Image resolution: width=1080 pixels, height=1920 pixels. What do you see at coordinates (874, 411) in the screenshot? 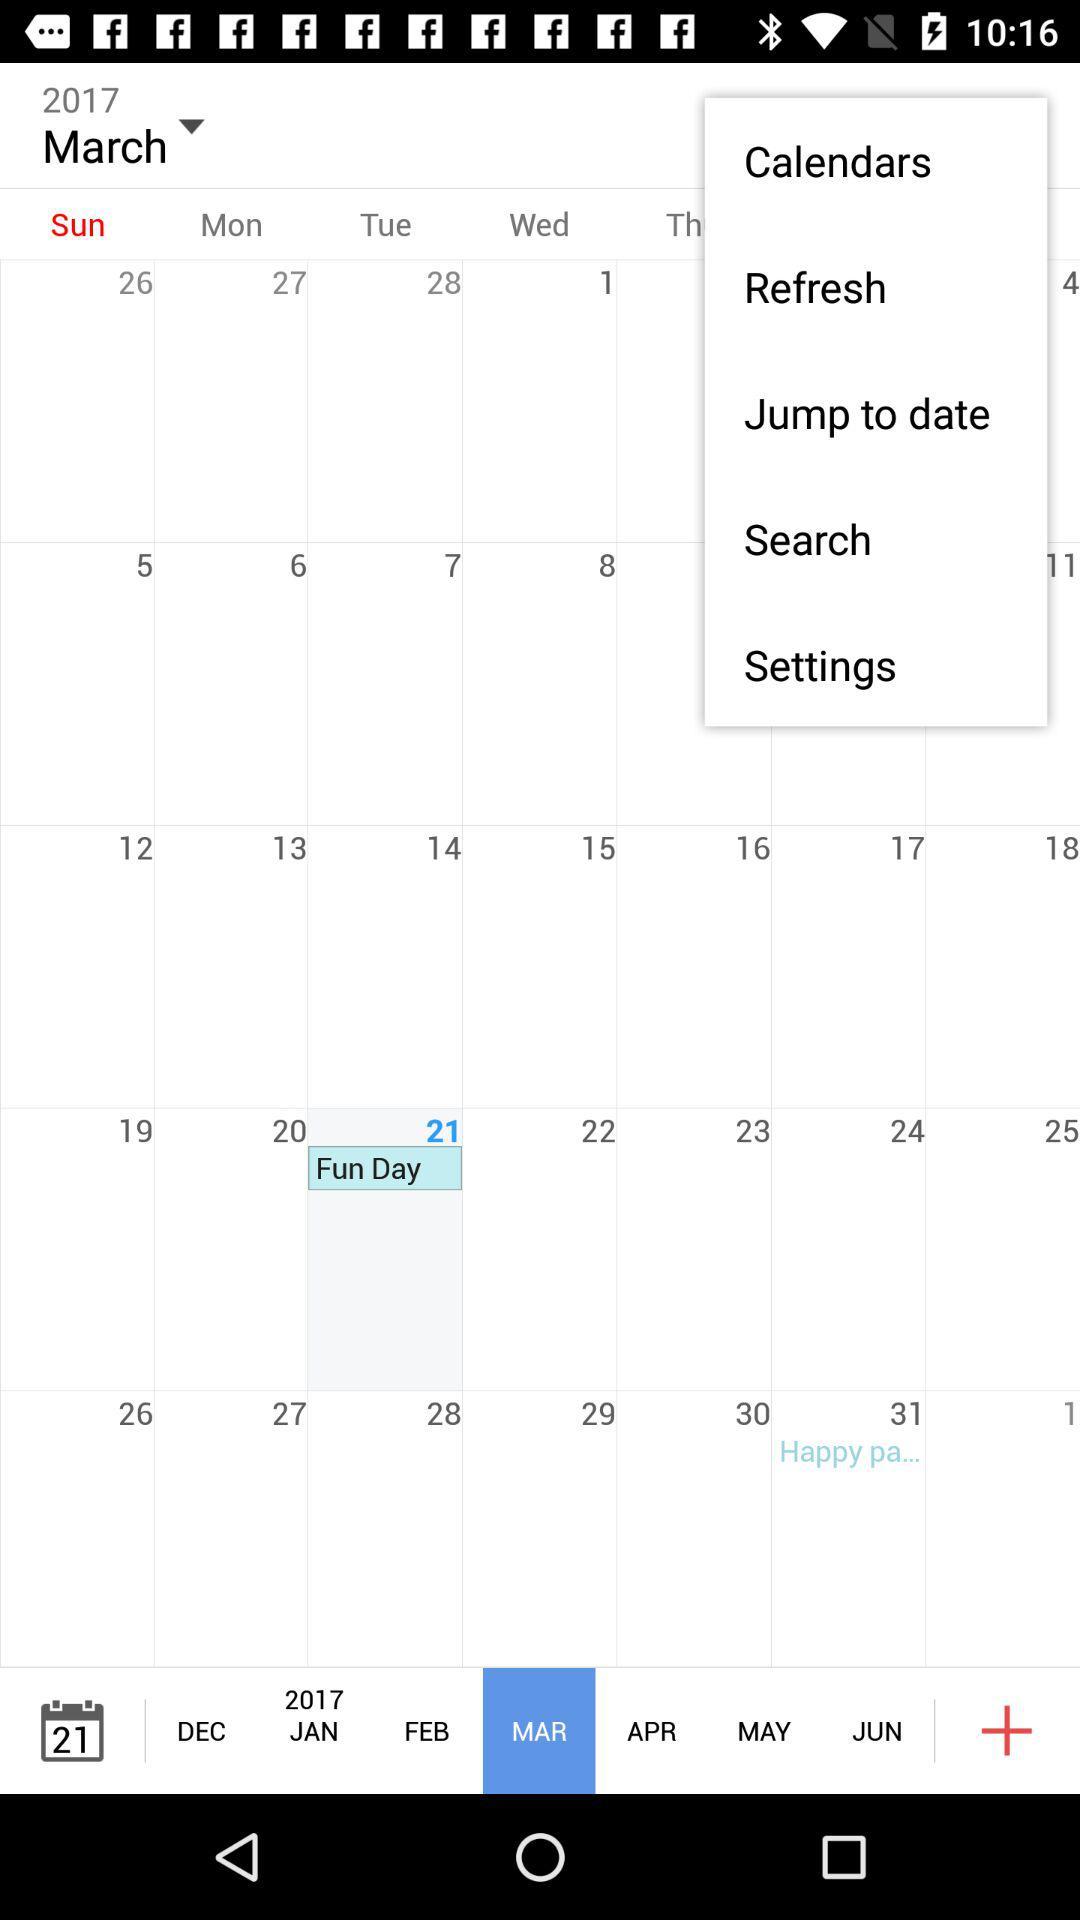
I see `jump to date item` at bounding box center [874, 411].